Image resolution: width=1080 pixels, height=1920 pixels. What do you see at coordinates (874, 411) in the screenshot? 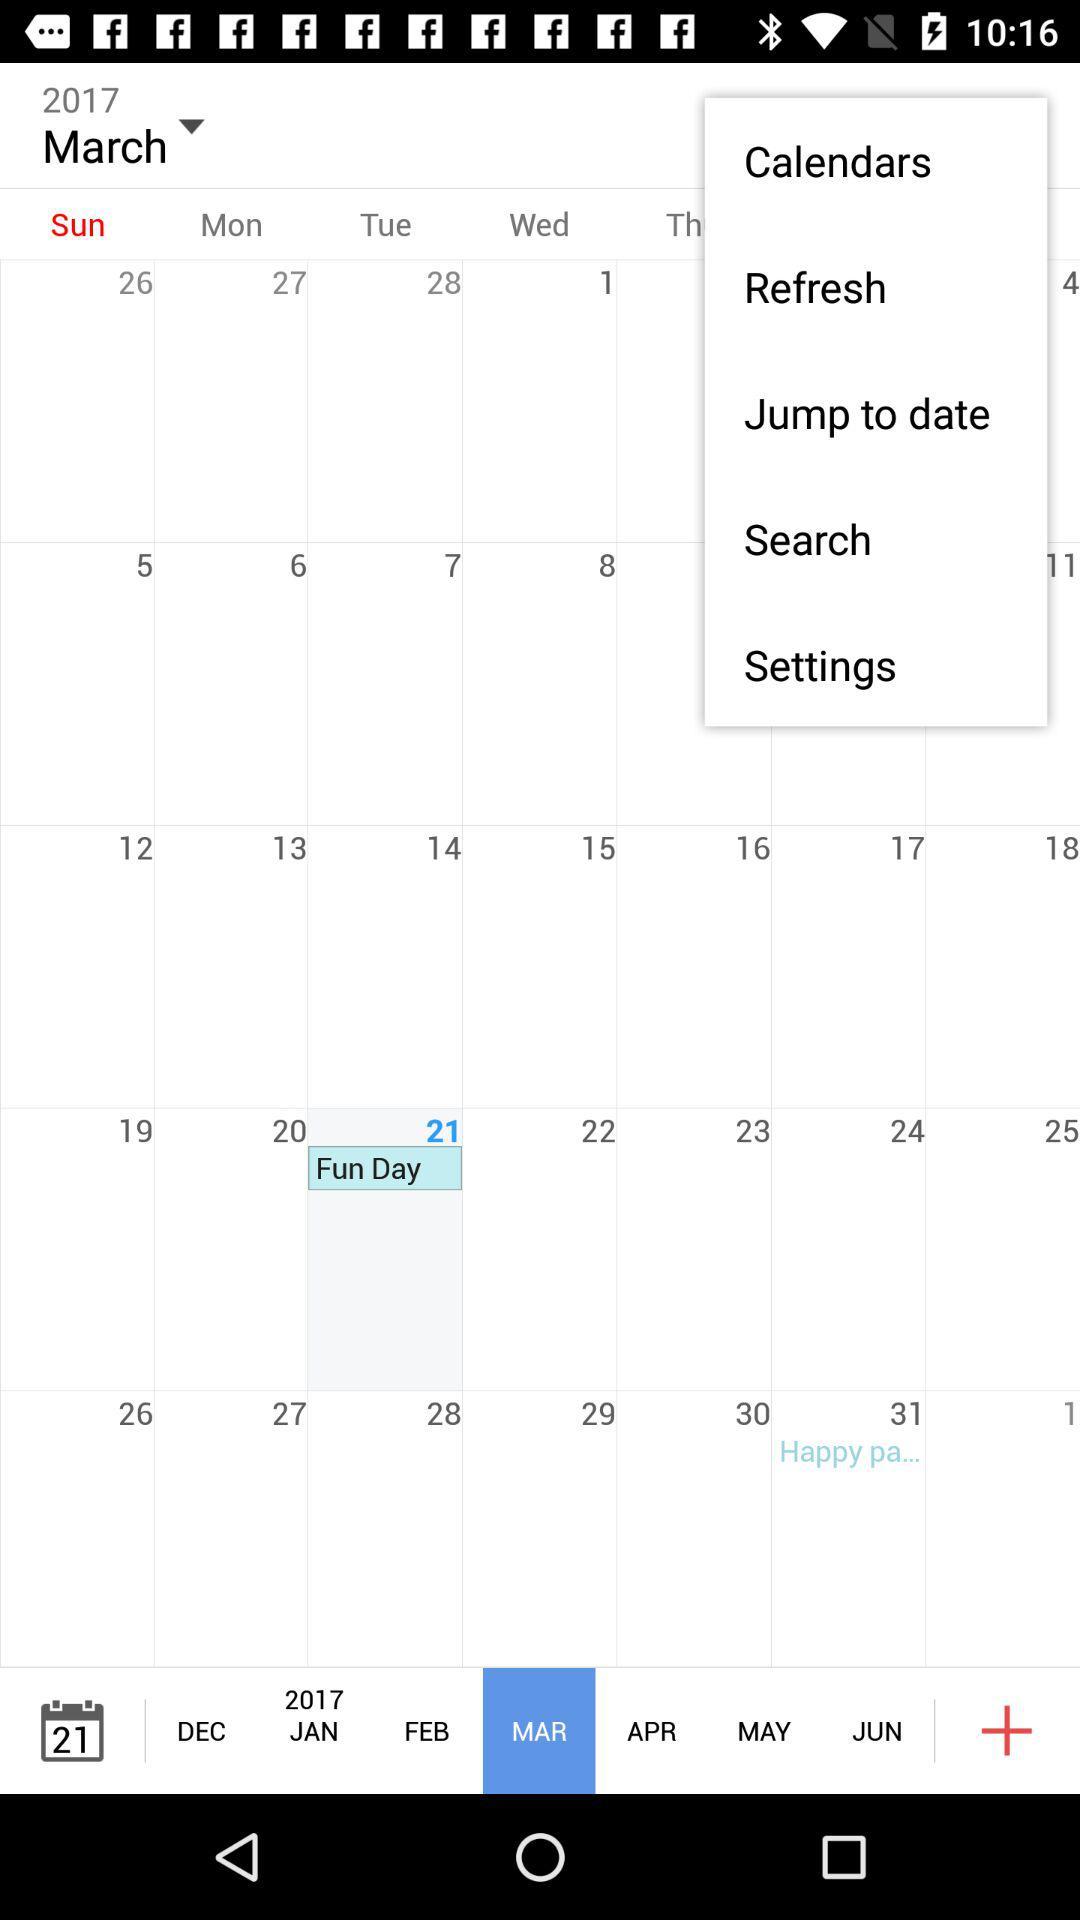
I see `jump to date item` at bounding box center [874, 411].